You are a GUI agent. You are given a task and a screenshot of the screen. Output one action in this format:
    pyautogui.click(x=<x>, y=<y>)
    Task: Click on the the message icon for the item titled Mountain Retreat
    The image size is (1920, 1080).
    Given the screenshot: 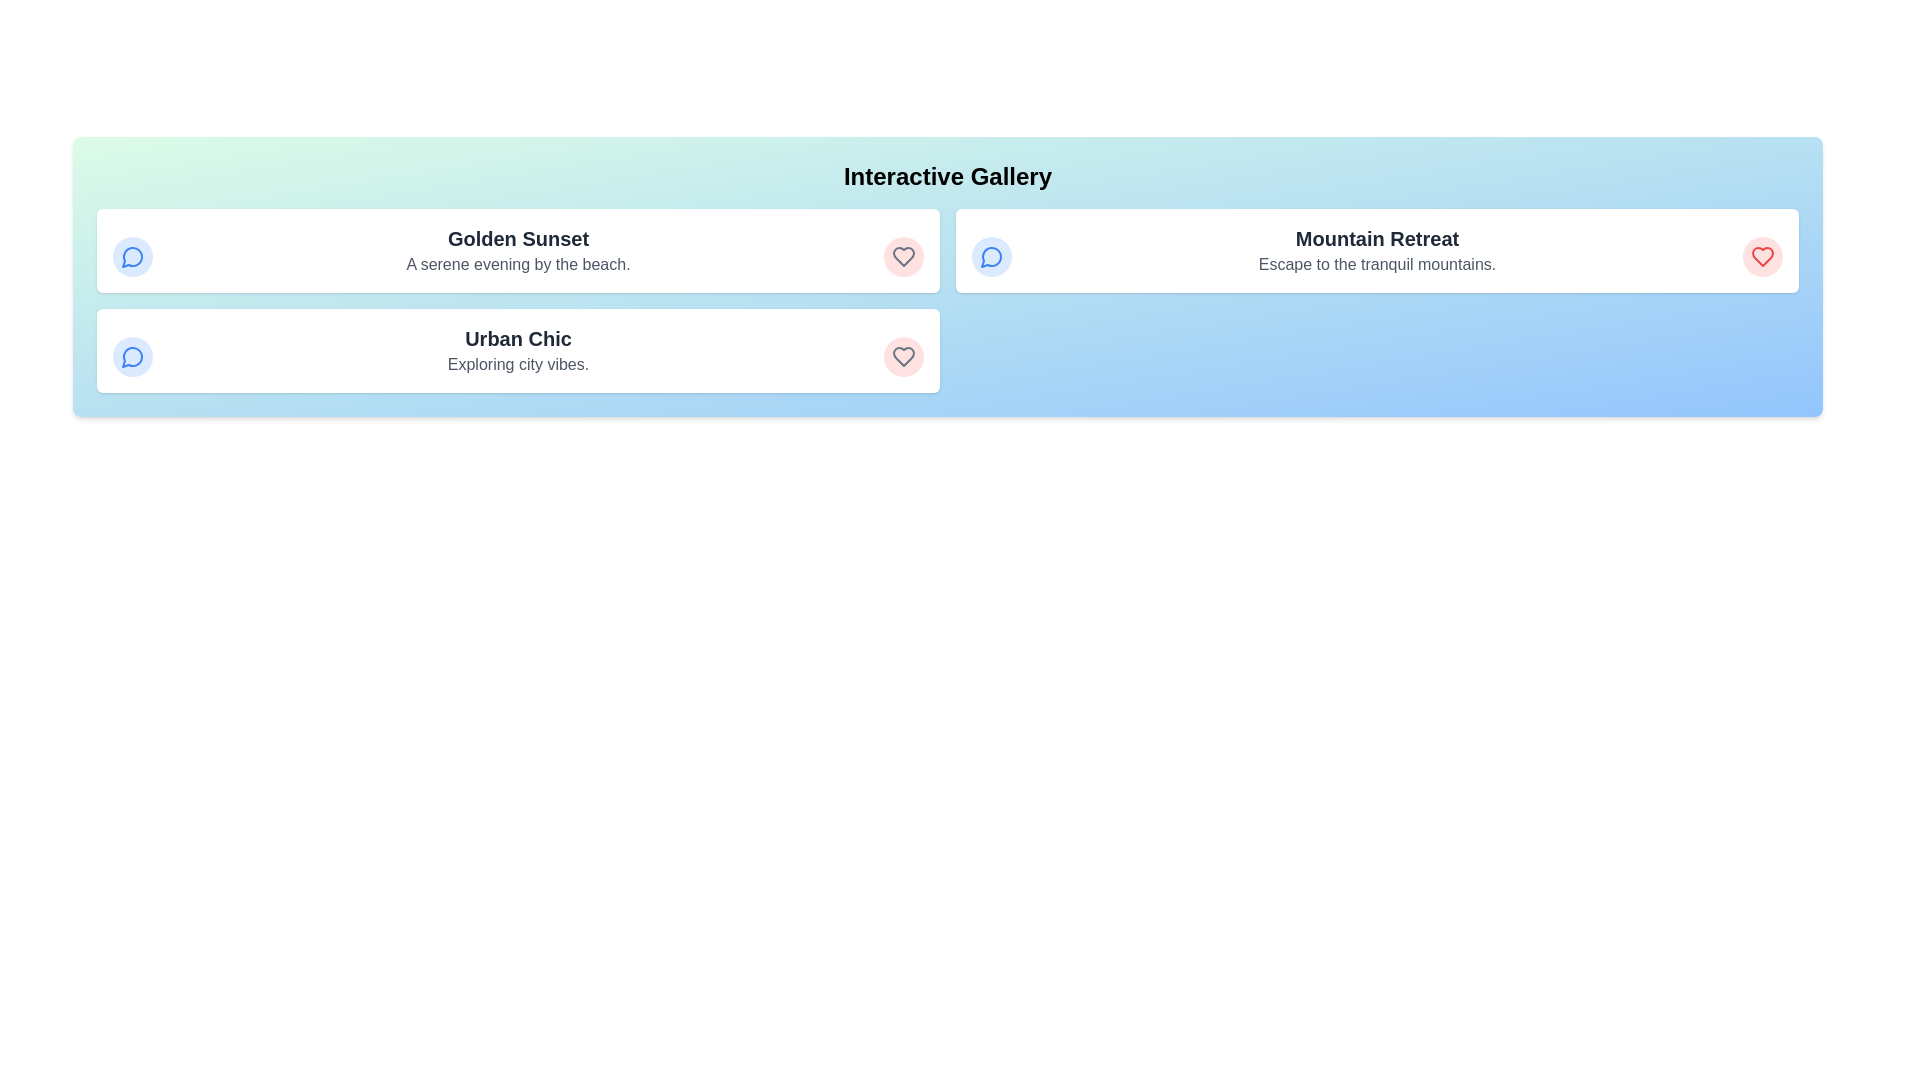 What is the action you would take?
    pyautogui.click(x=992, y=256)
    